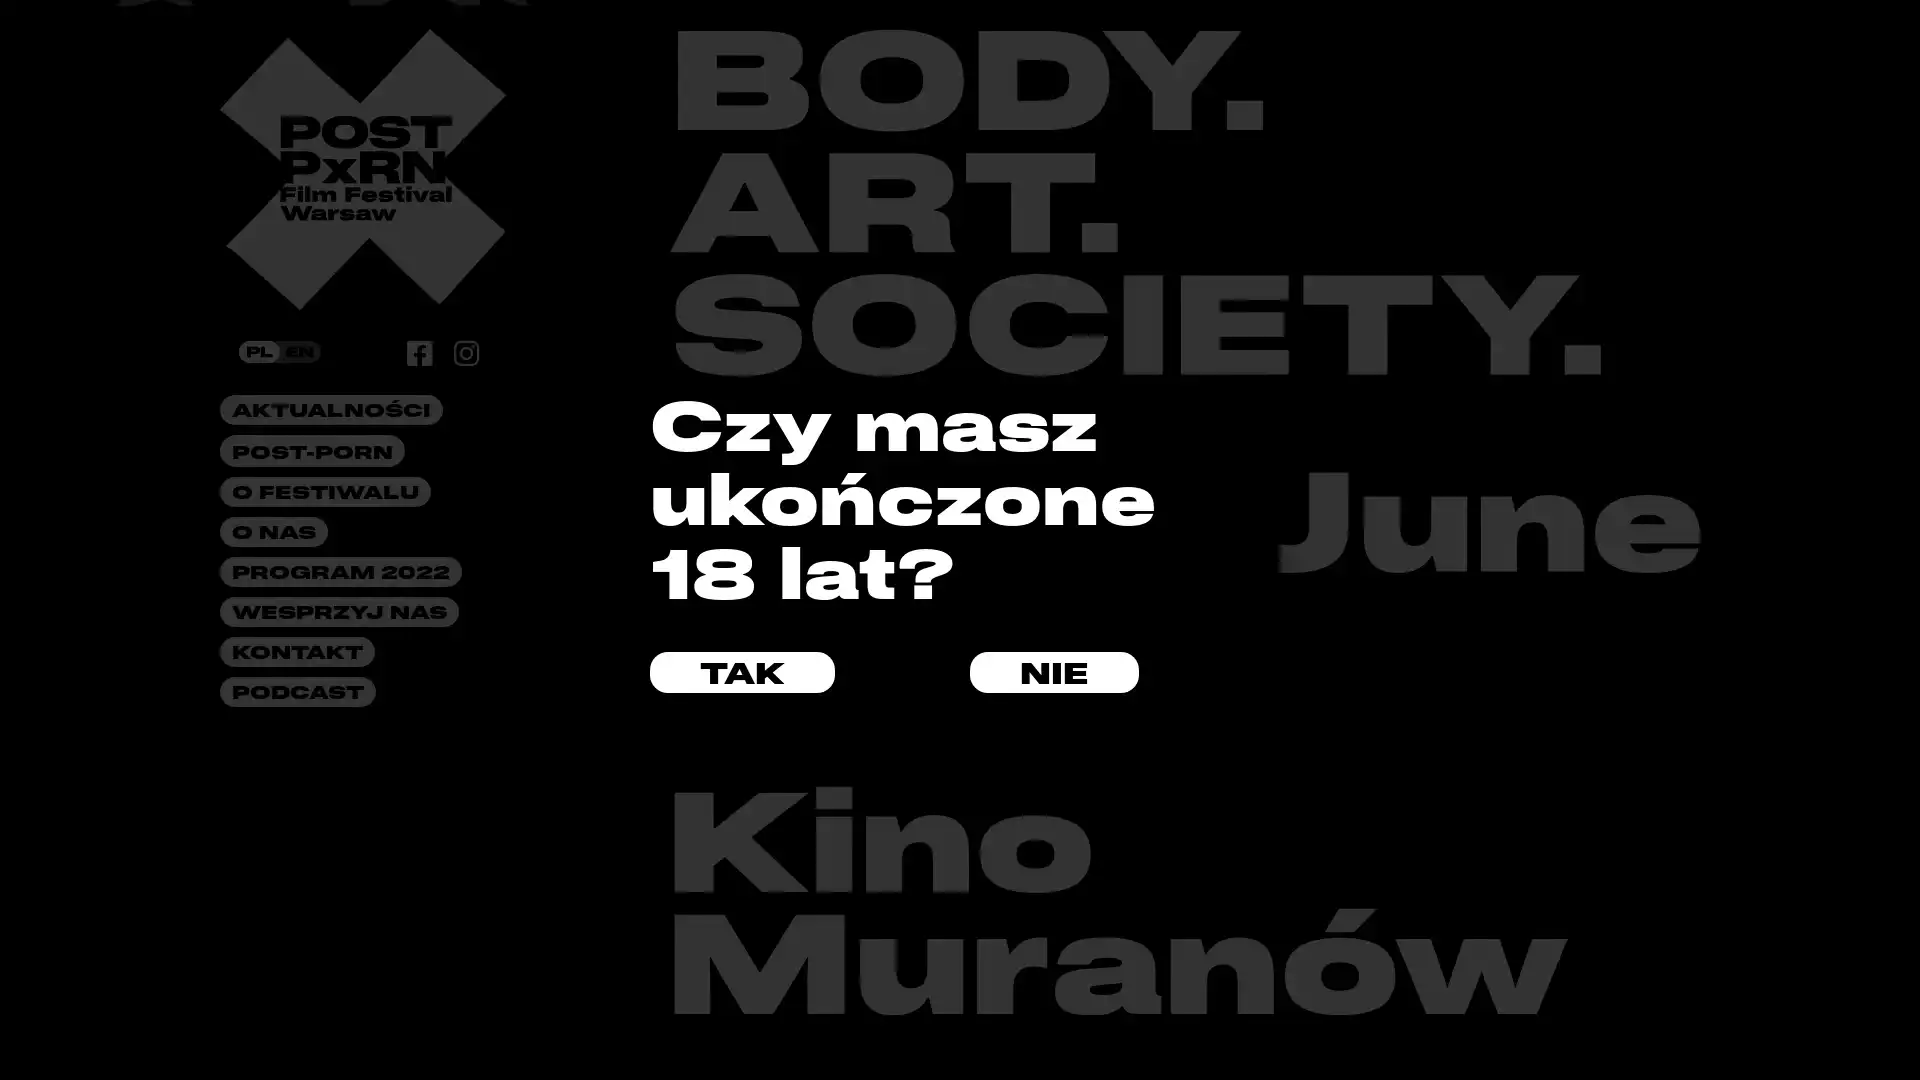 This screenshot has height=1080, width=1920. What do you see at coordinates (296, 651) in the screenshot?
I see `KONTAKT` at bounding box center [296, 651].